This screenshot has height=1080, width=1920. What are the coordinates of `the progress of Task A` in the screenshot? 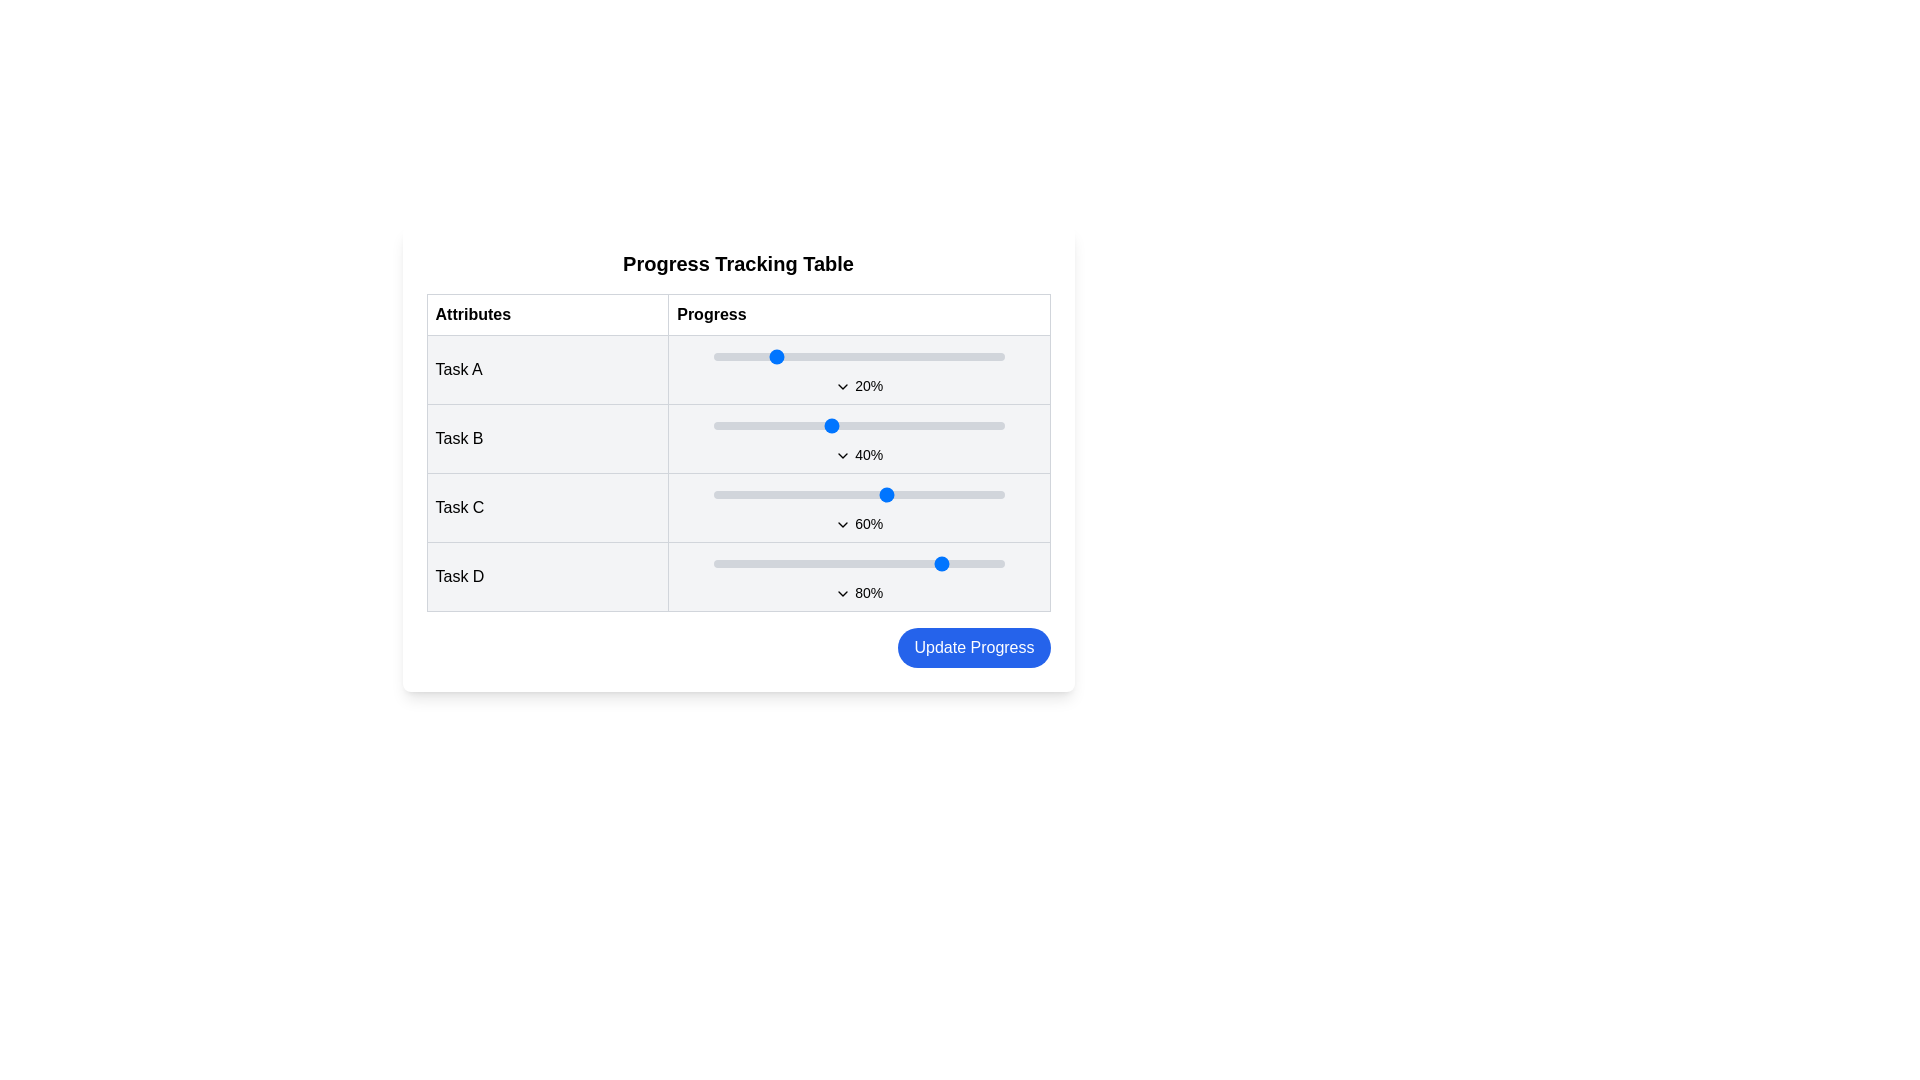 It's located at (809, 356).